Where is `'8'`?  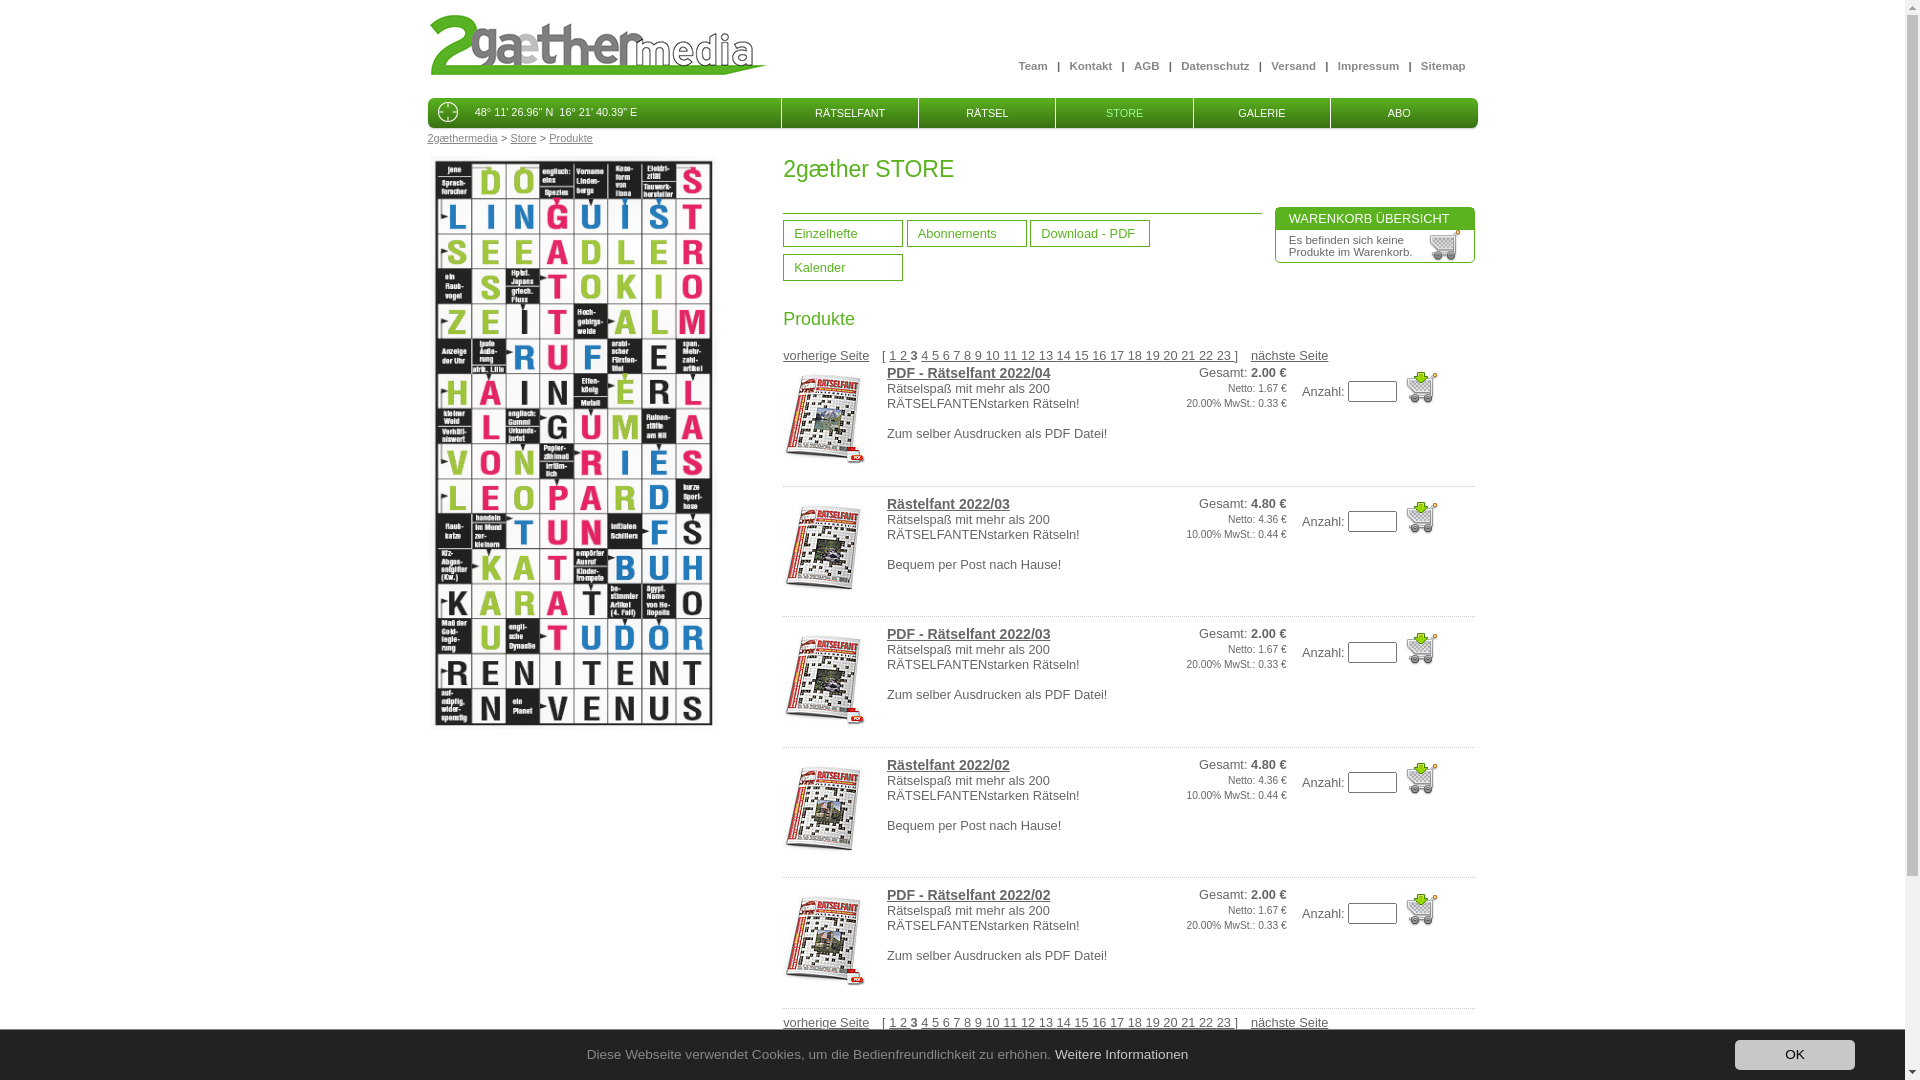
'8' is located at coordinates (964, 354).